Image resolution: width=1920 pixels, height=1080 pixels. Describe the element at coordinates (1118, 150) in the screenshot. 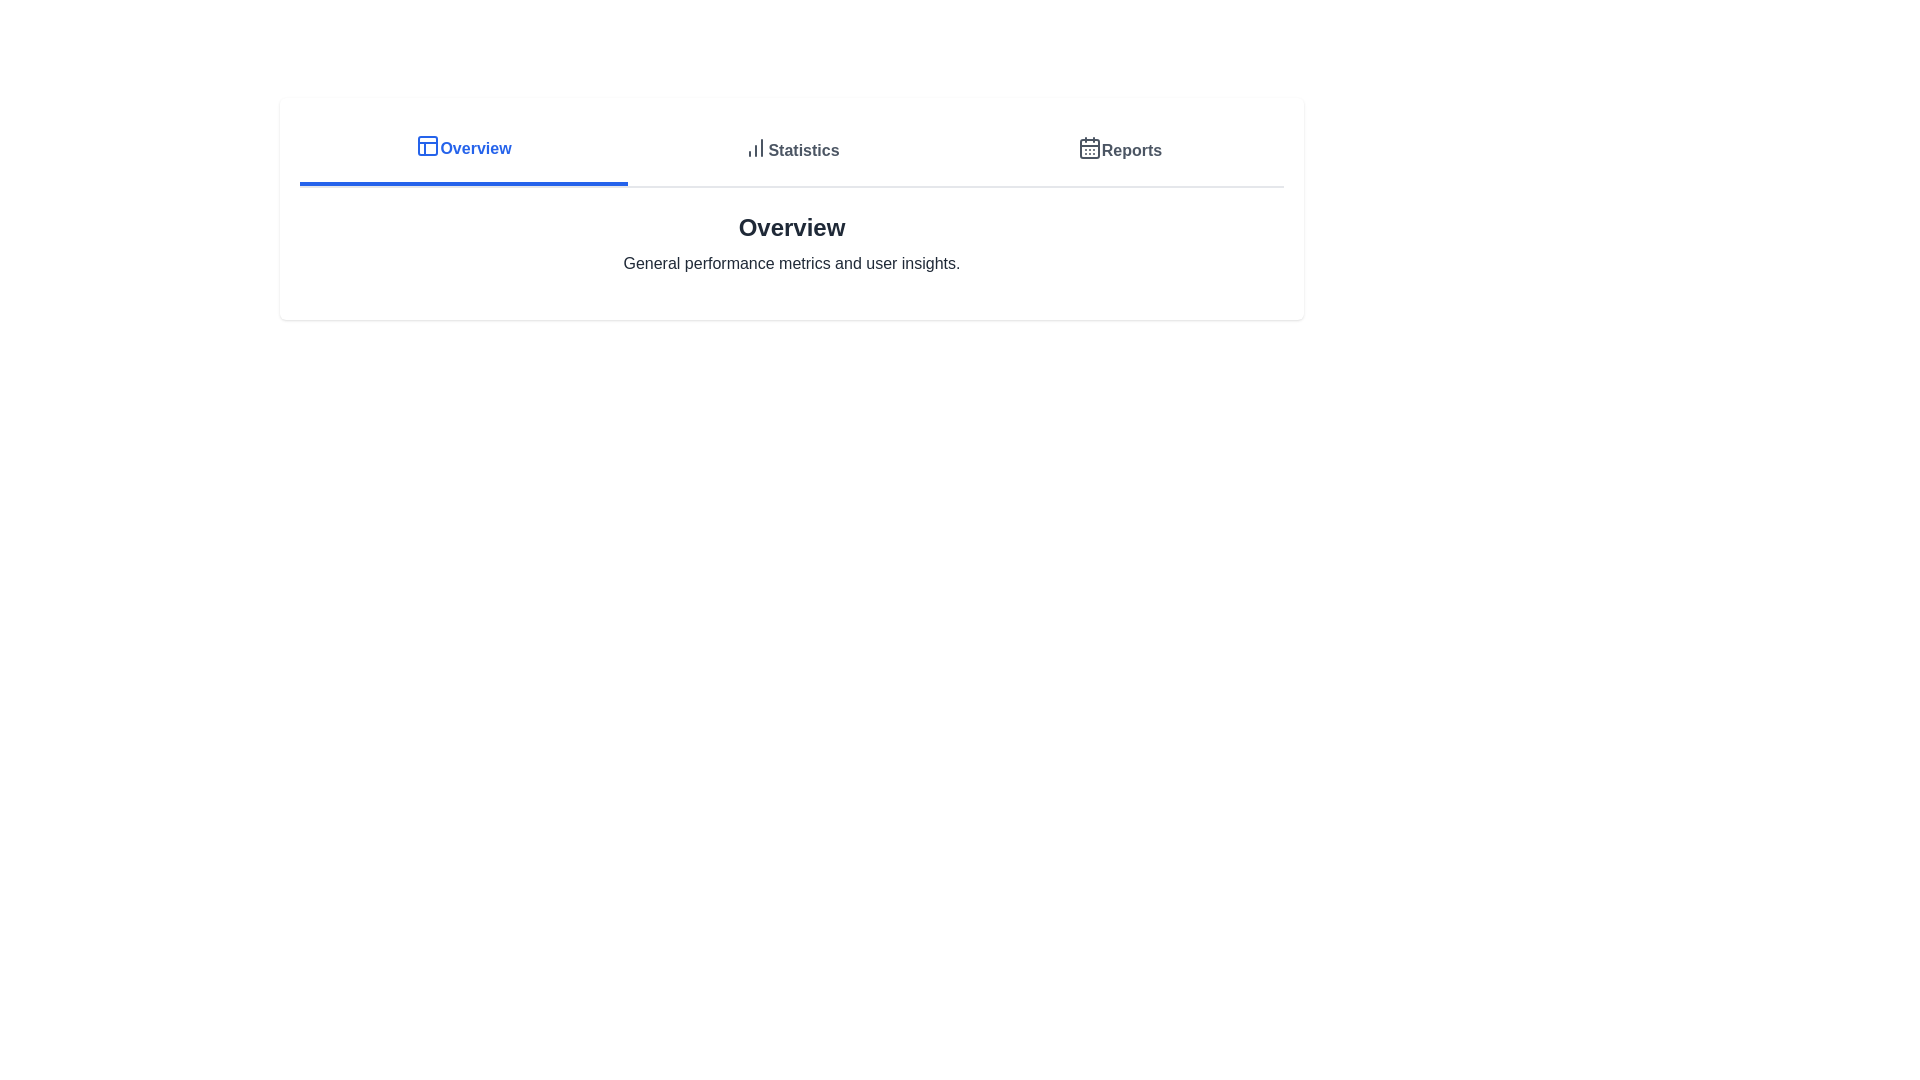

I see `the 'Reports' button, which is the third button in a row of three buttons` at that location.